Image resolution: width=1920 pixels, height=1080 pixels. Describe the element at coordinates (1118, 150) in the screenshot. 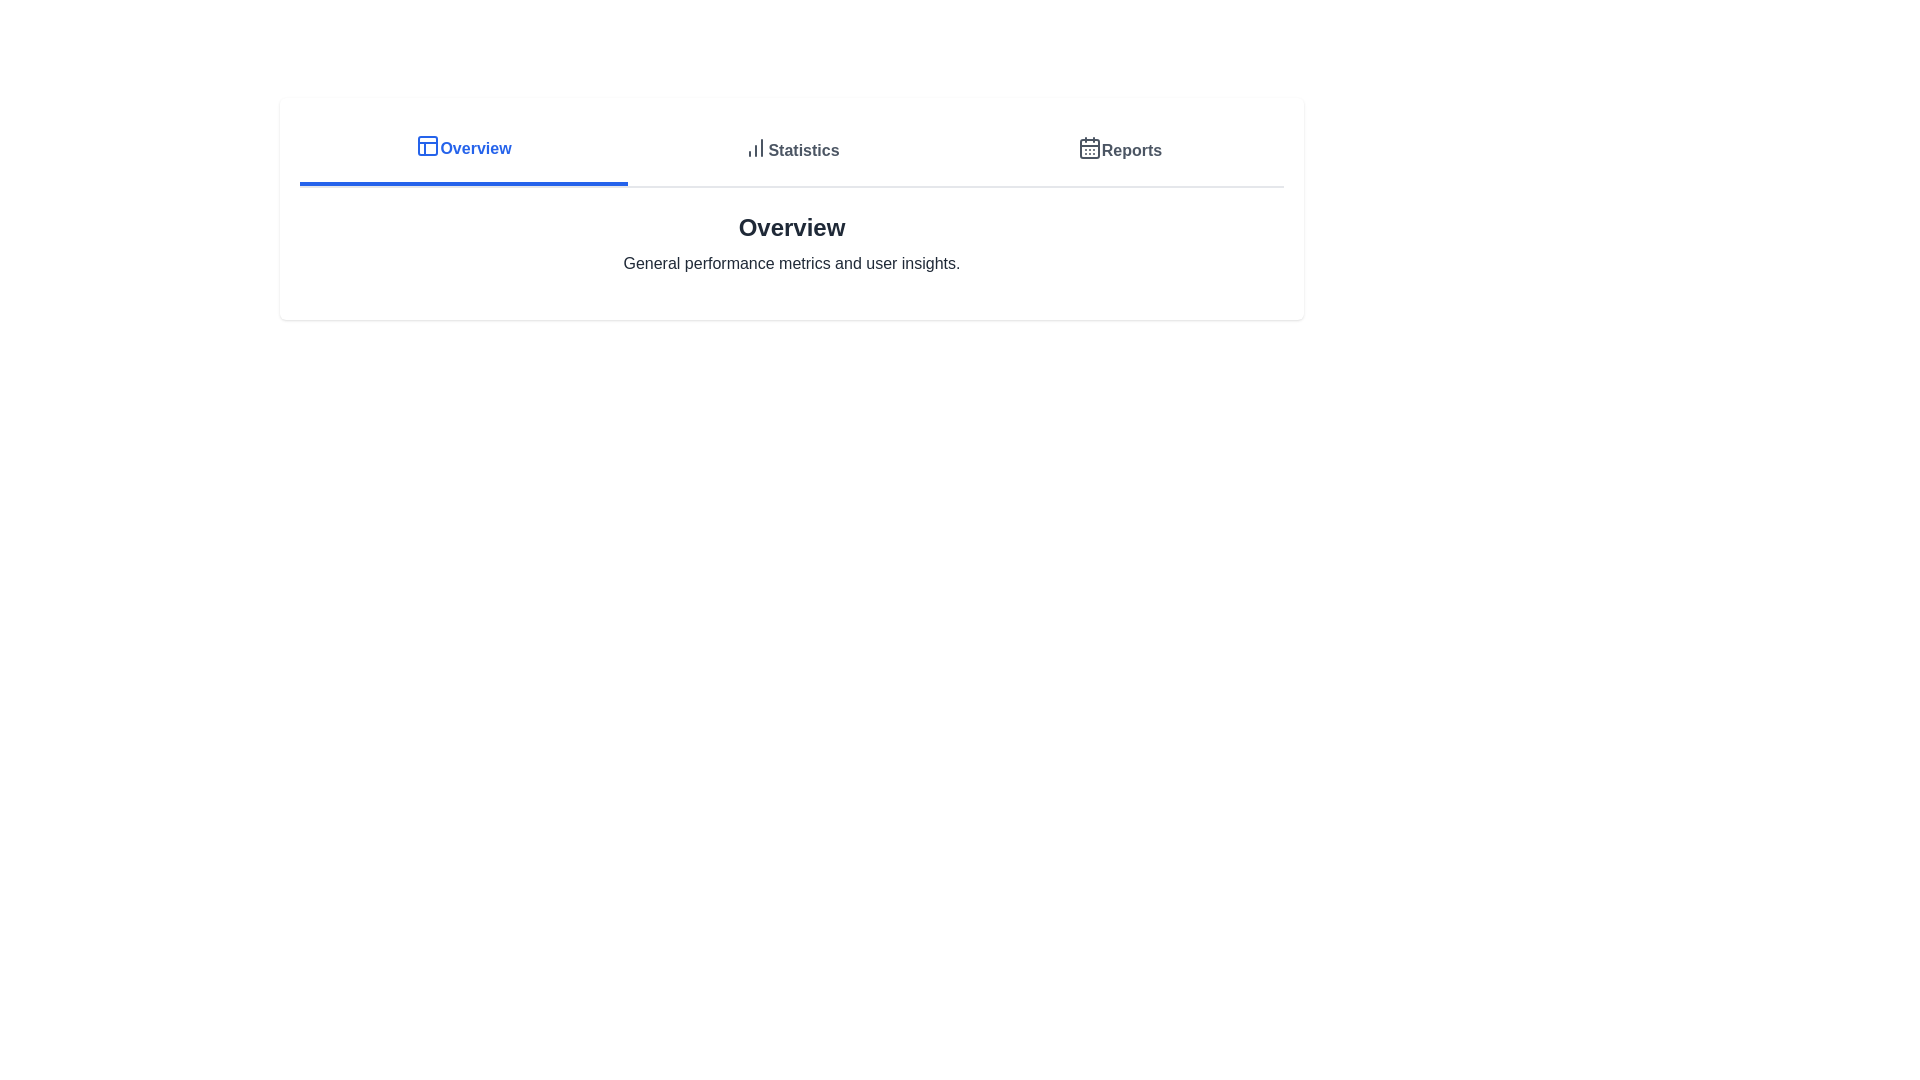

I see `the 'Reports' button, which is the third button in a row of three buttons` at that location.